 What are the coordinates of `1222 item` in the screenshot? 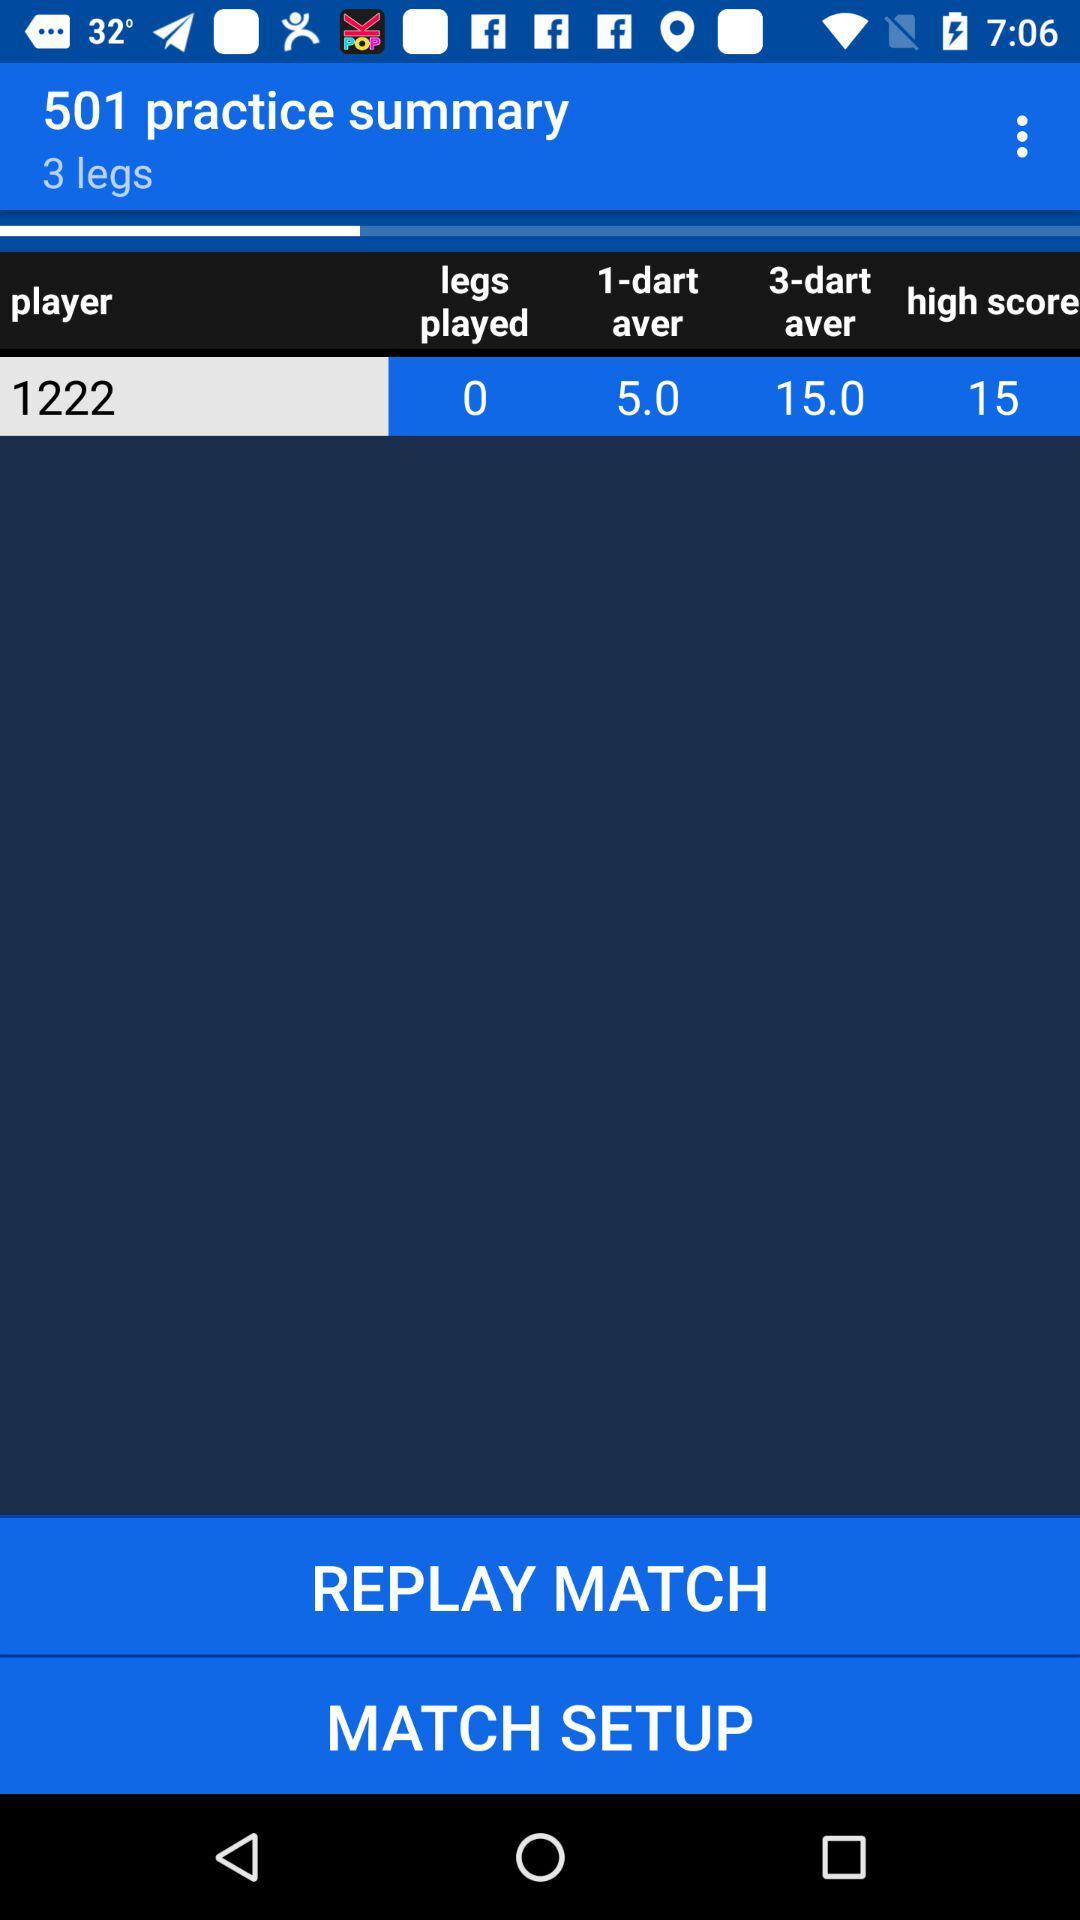 It's located at (166, 396).